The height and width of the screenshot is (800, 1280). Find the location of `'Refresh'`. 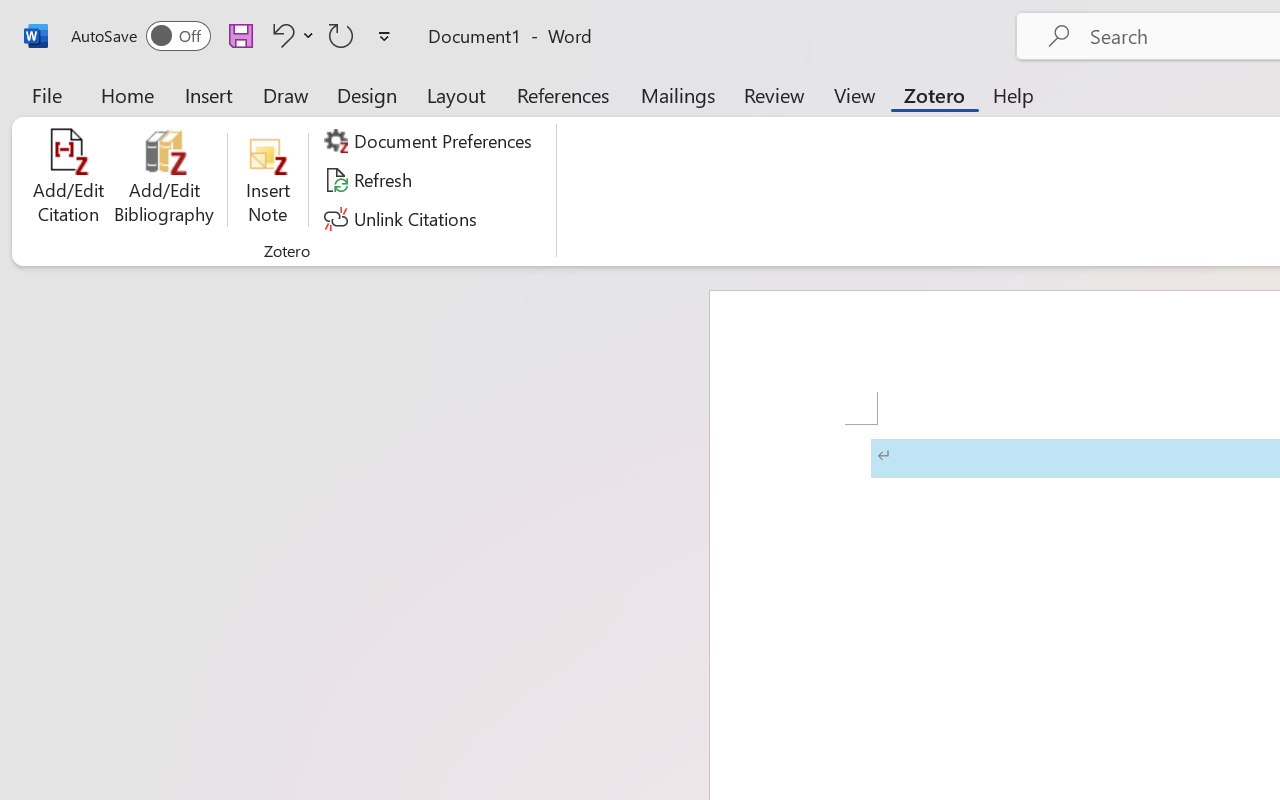

'Refresh' is located at coordinates (371, 179).